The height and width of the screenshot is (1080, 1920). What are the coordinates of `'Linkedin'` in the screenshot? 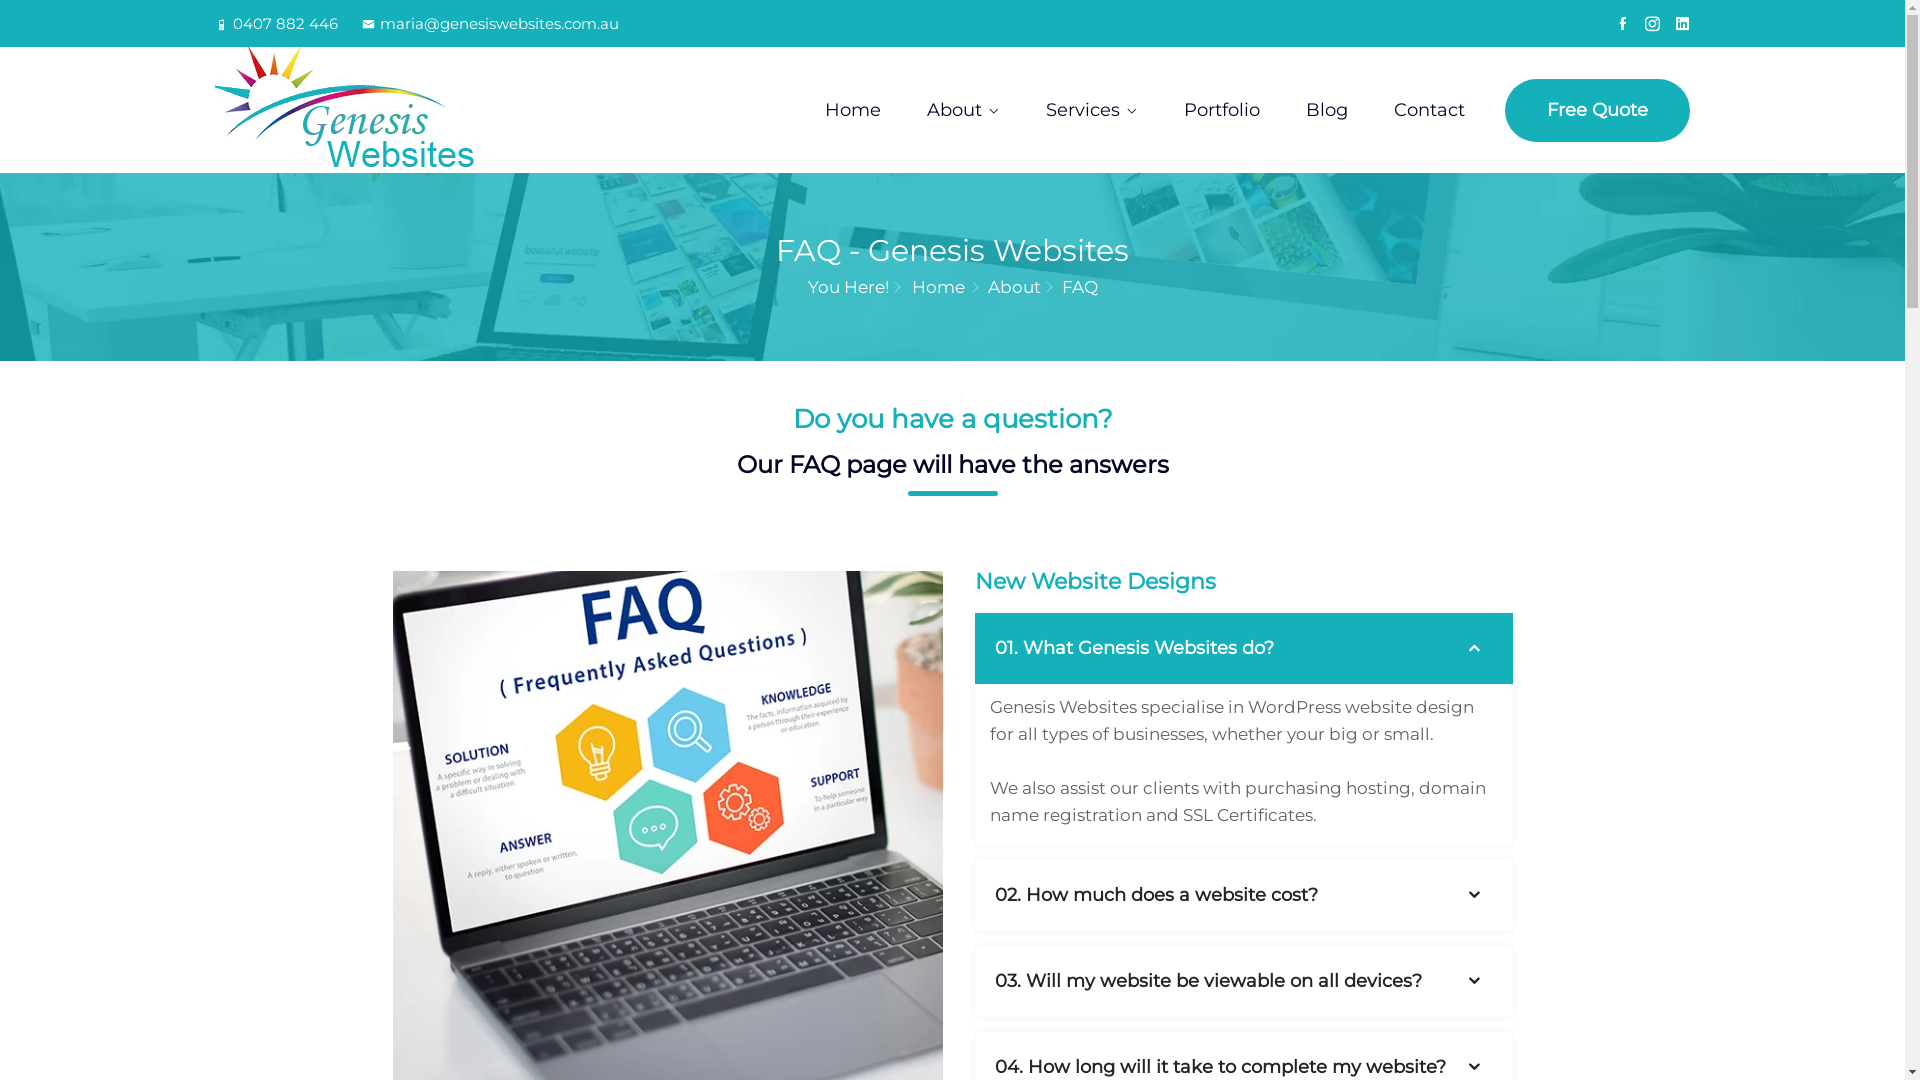 It's located at (1675, 23).